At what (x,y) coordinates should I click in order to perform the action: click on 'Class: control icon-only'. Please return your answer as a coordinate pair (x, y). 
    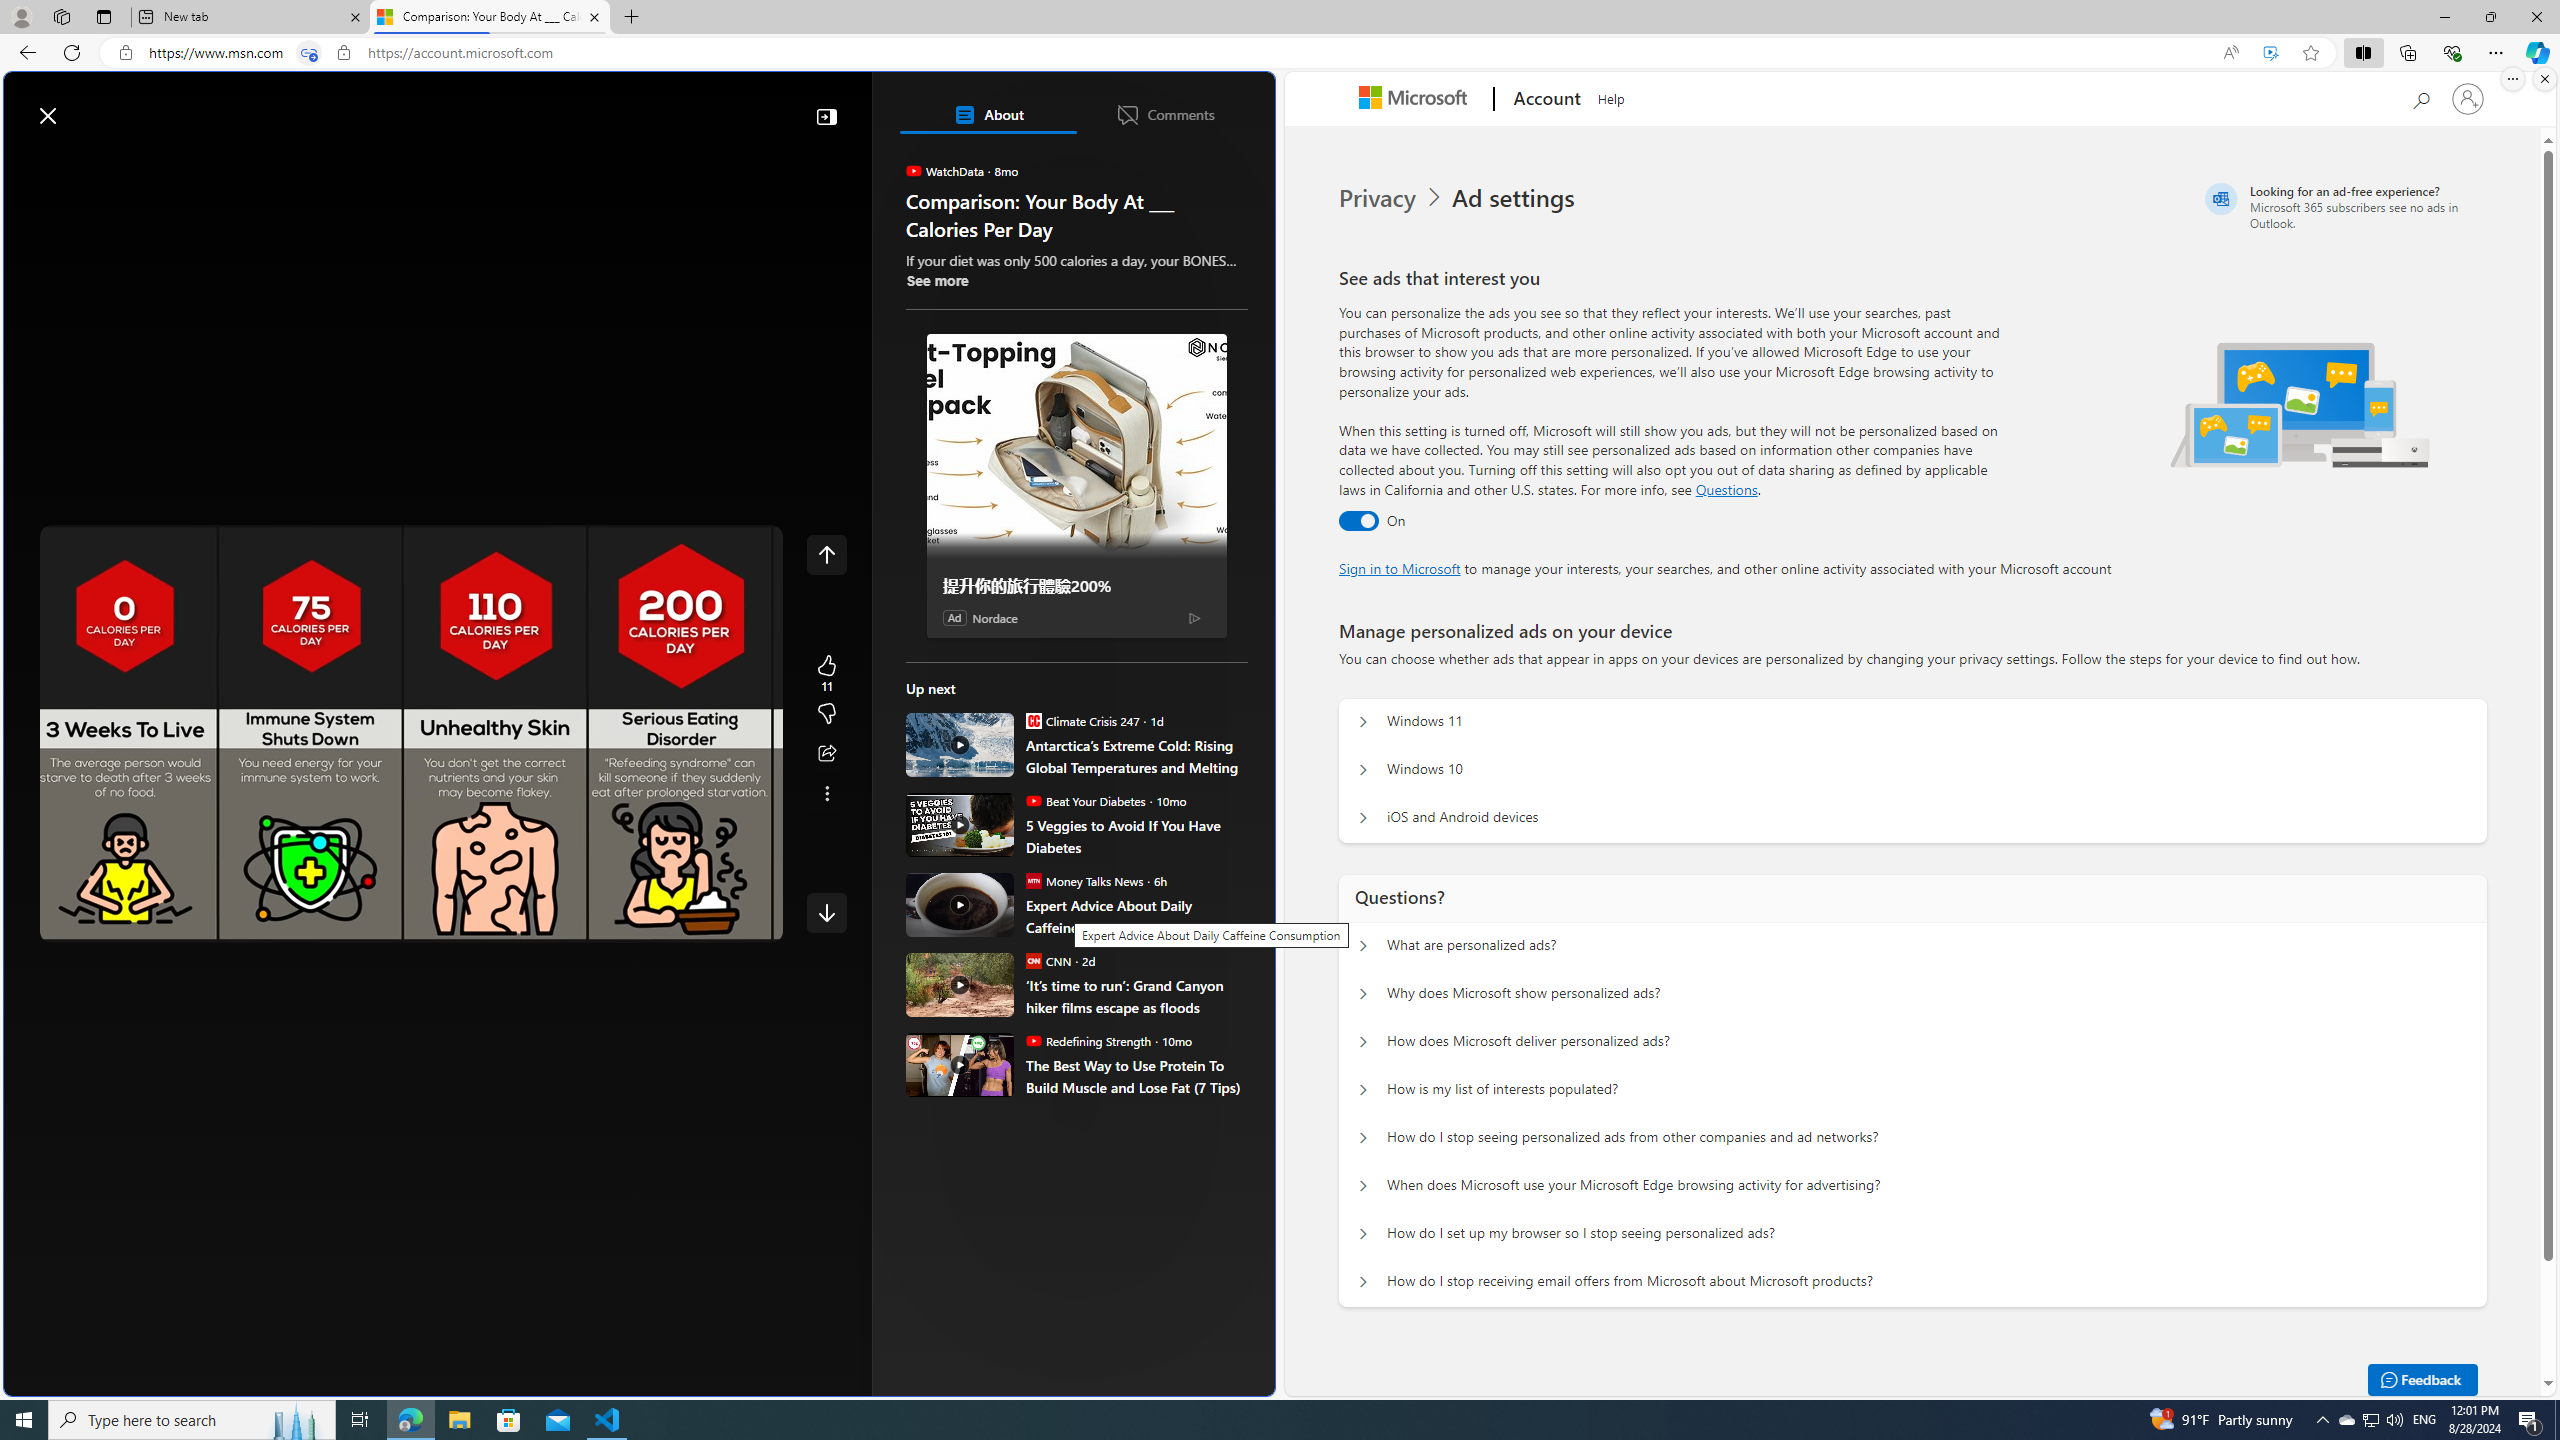
    Looking at the image, I should click on (826, 555).